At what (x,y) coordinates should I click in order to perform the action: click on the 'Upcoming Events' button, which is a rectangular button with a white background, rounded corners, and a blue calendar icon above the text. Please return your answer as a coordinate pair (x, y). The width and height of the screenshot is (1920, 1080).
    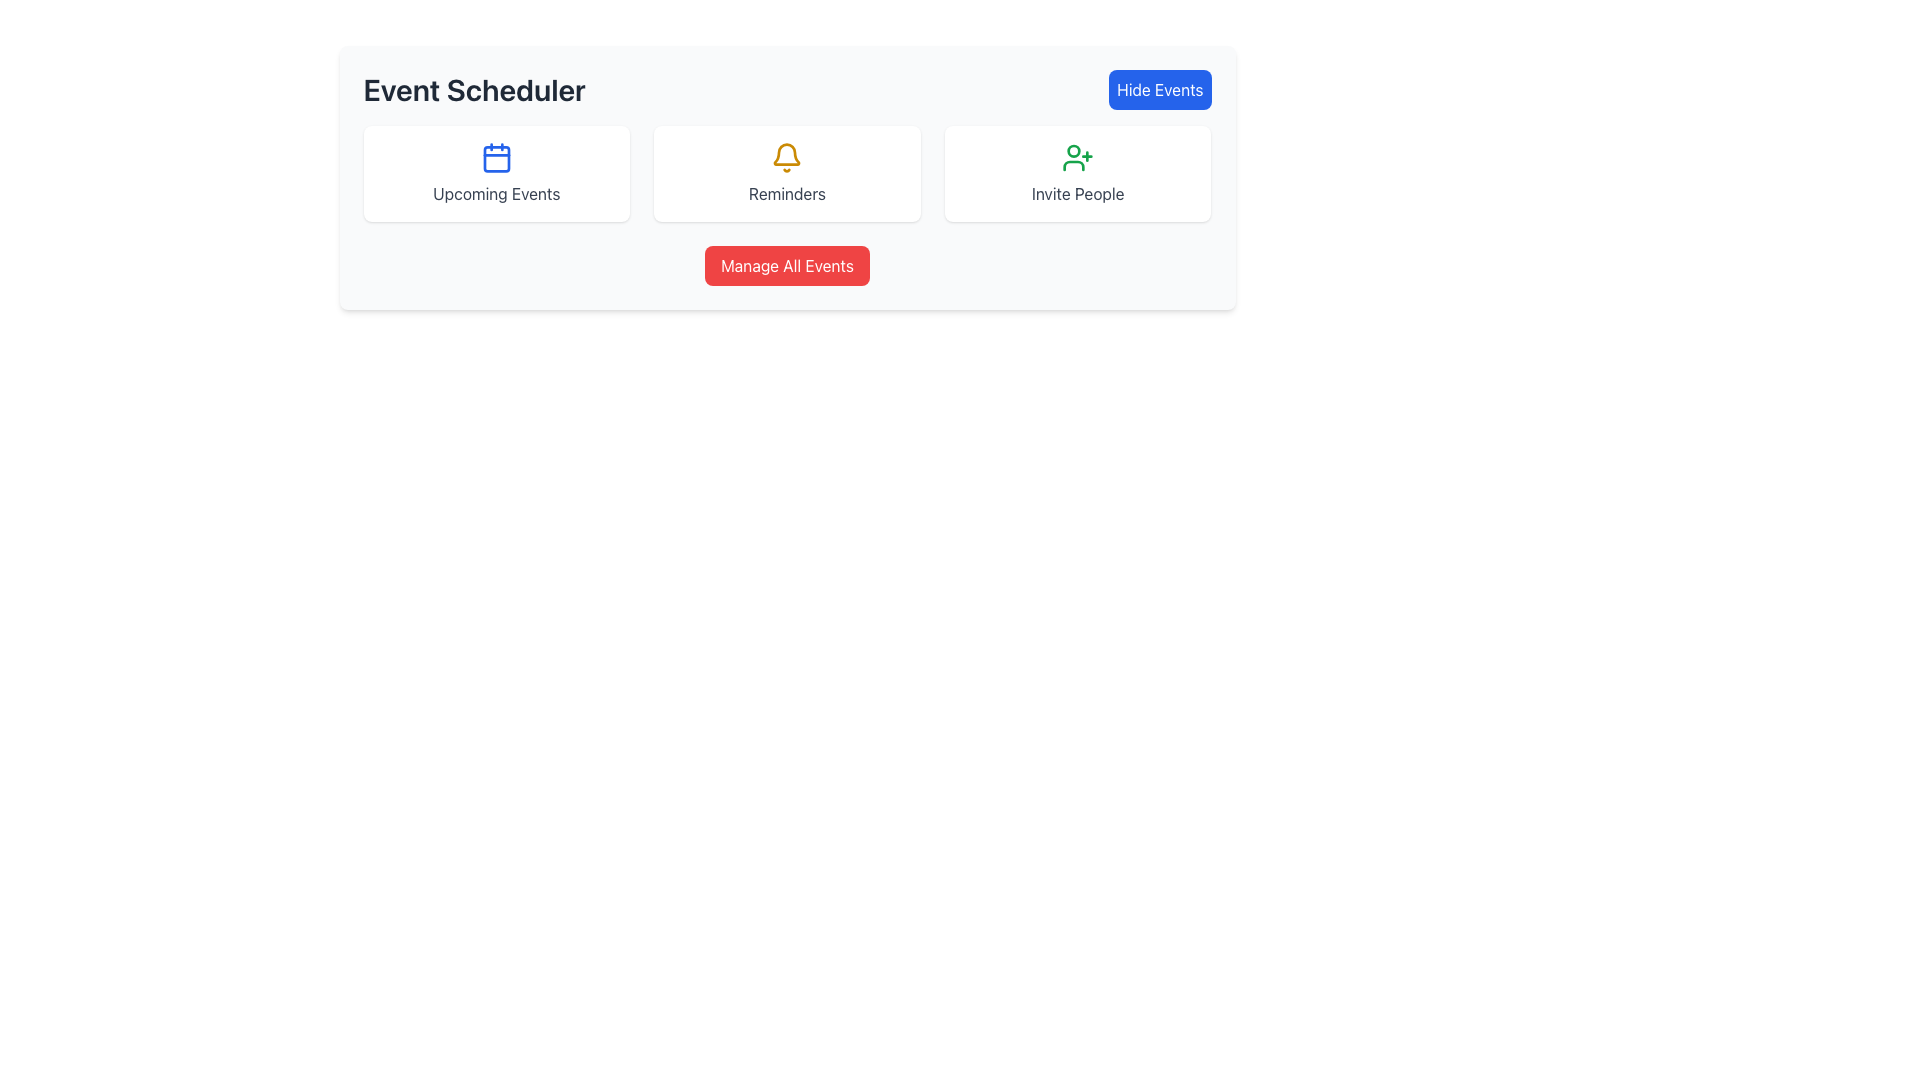
    Looking at the image, I should click on (496, 172).